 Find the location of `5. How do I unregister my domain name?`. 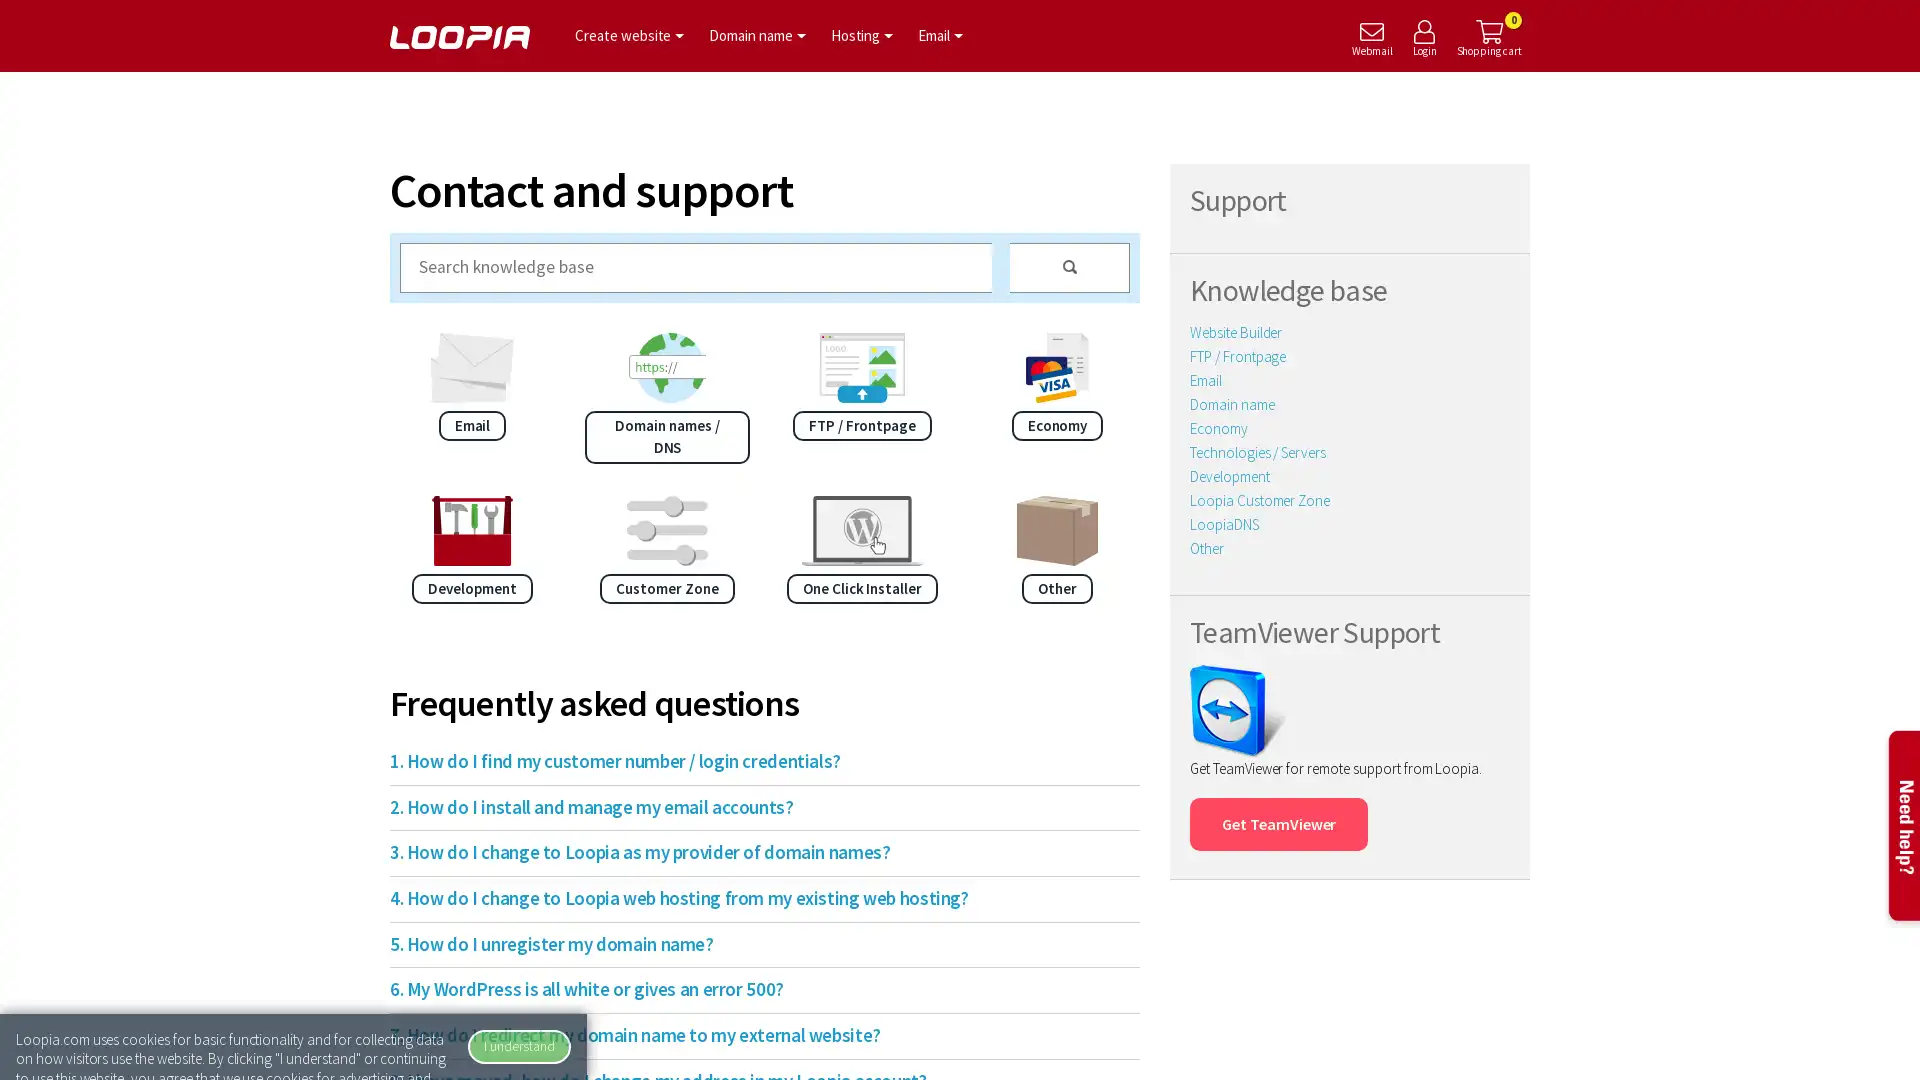

5. How do I unregister my domain name? is located at coordinates (753, 944).